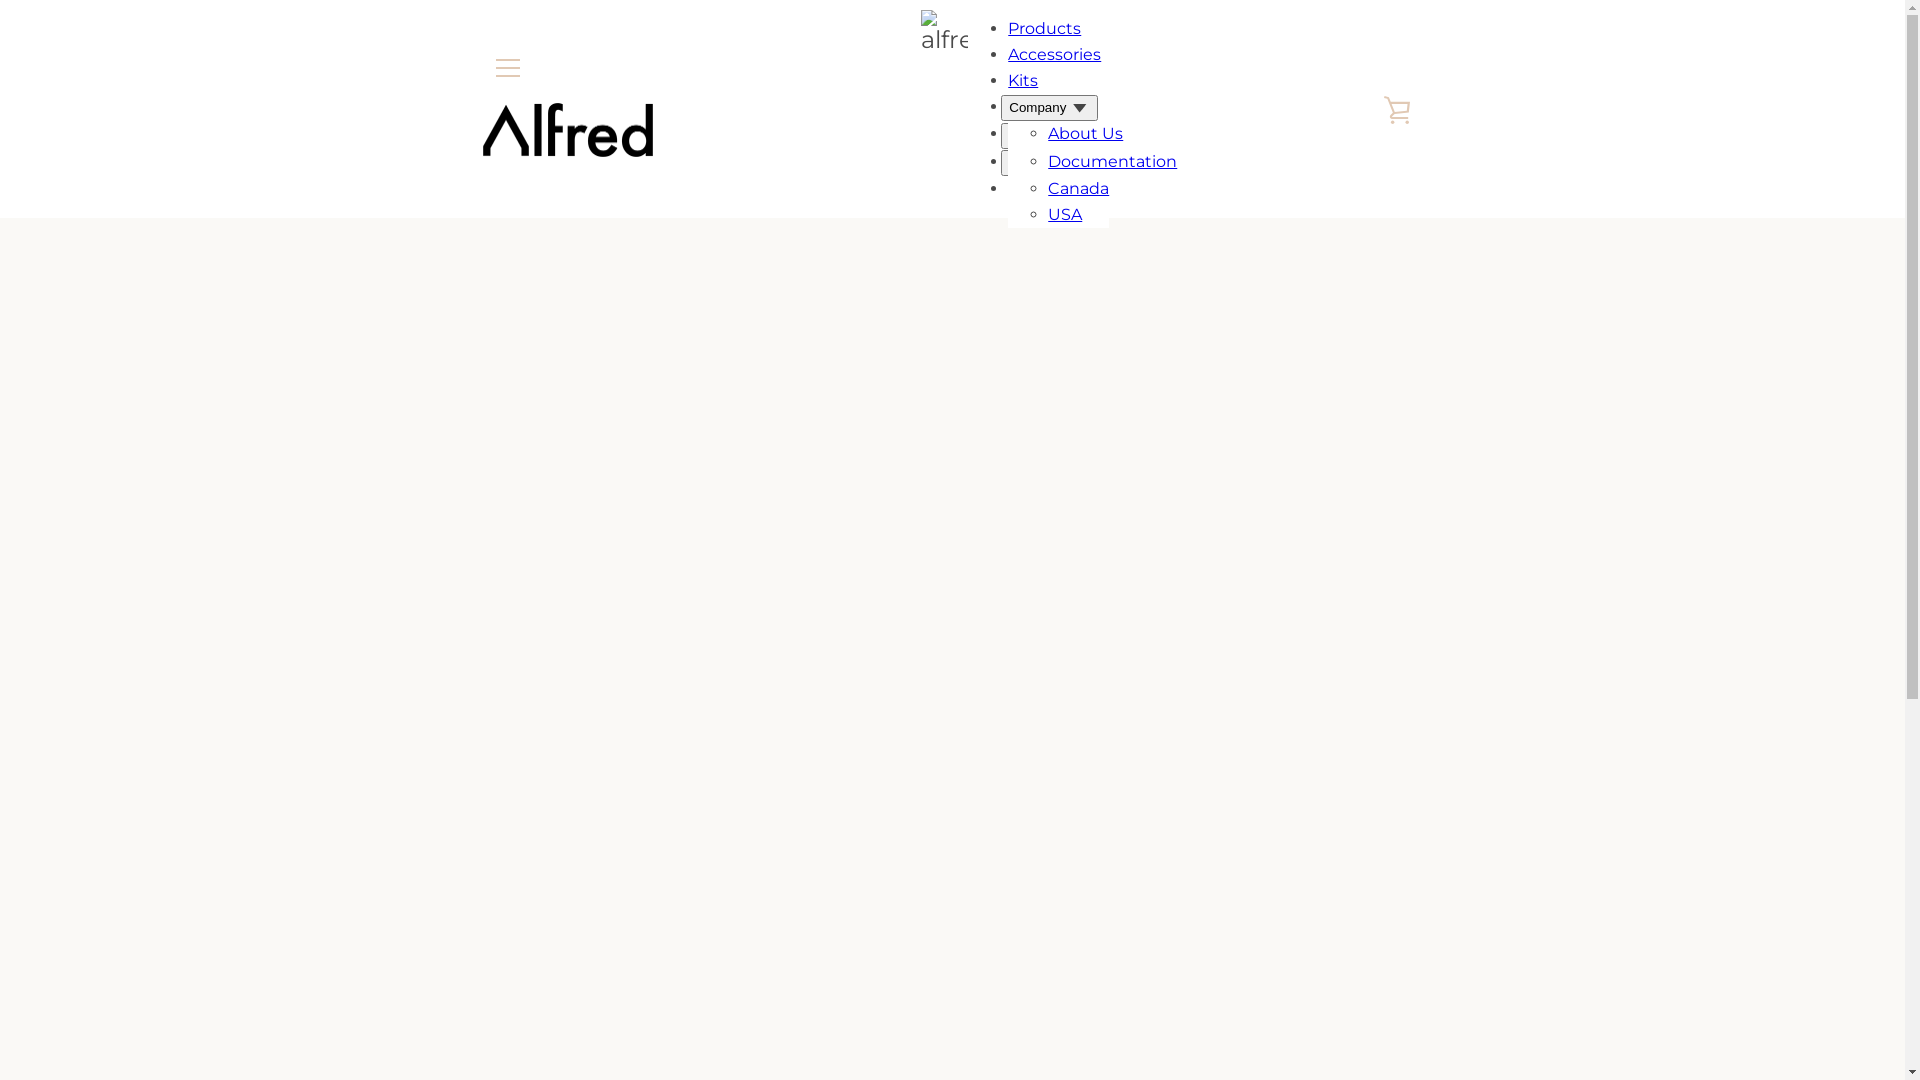 This screenshot has height=1080, width=1920. I want to click on 'Kits', so click(1022, 79).